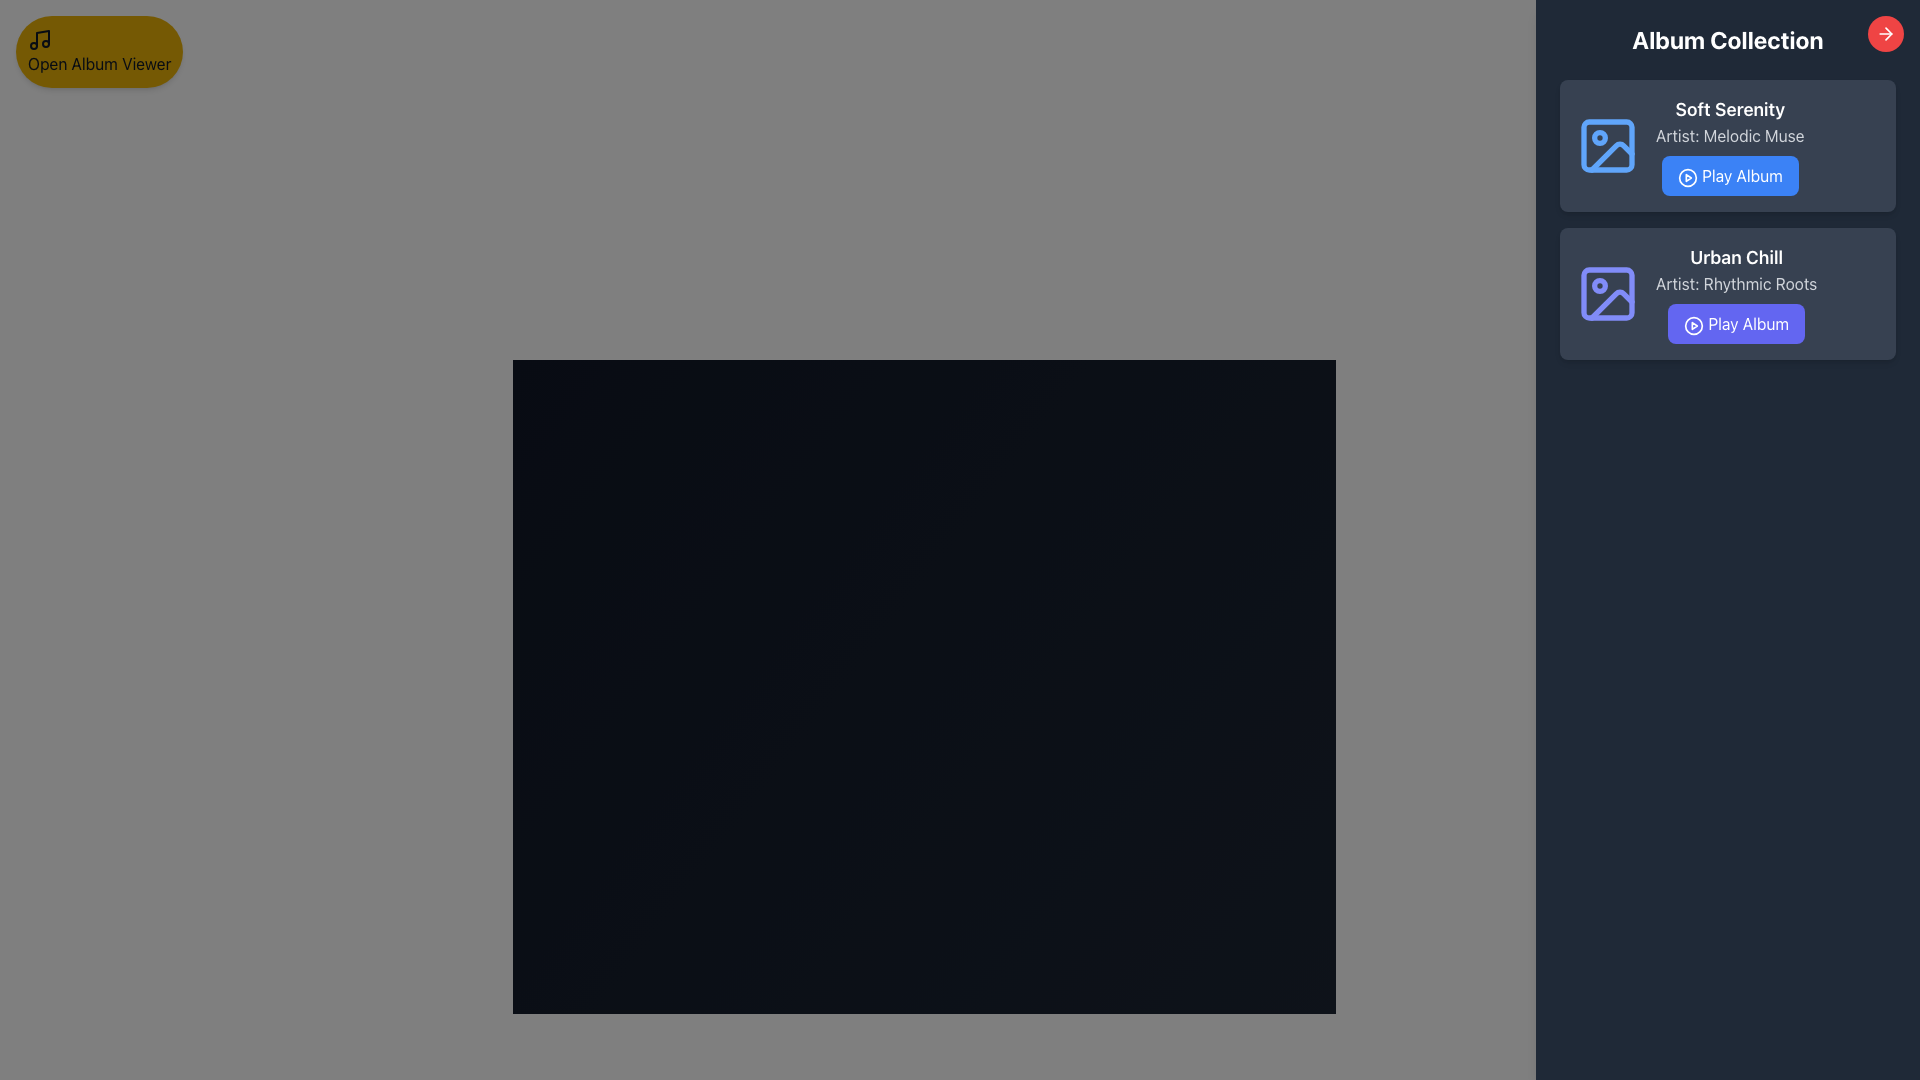  Describe the element at coordinates (1608, 293) in the screenshot. I see `the image placeholder for the album 'Urban Chill', which serves as a visual cue for the album's artwork` at that location.